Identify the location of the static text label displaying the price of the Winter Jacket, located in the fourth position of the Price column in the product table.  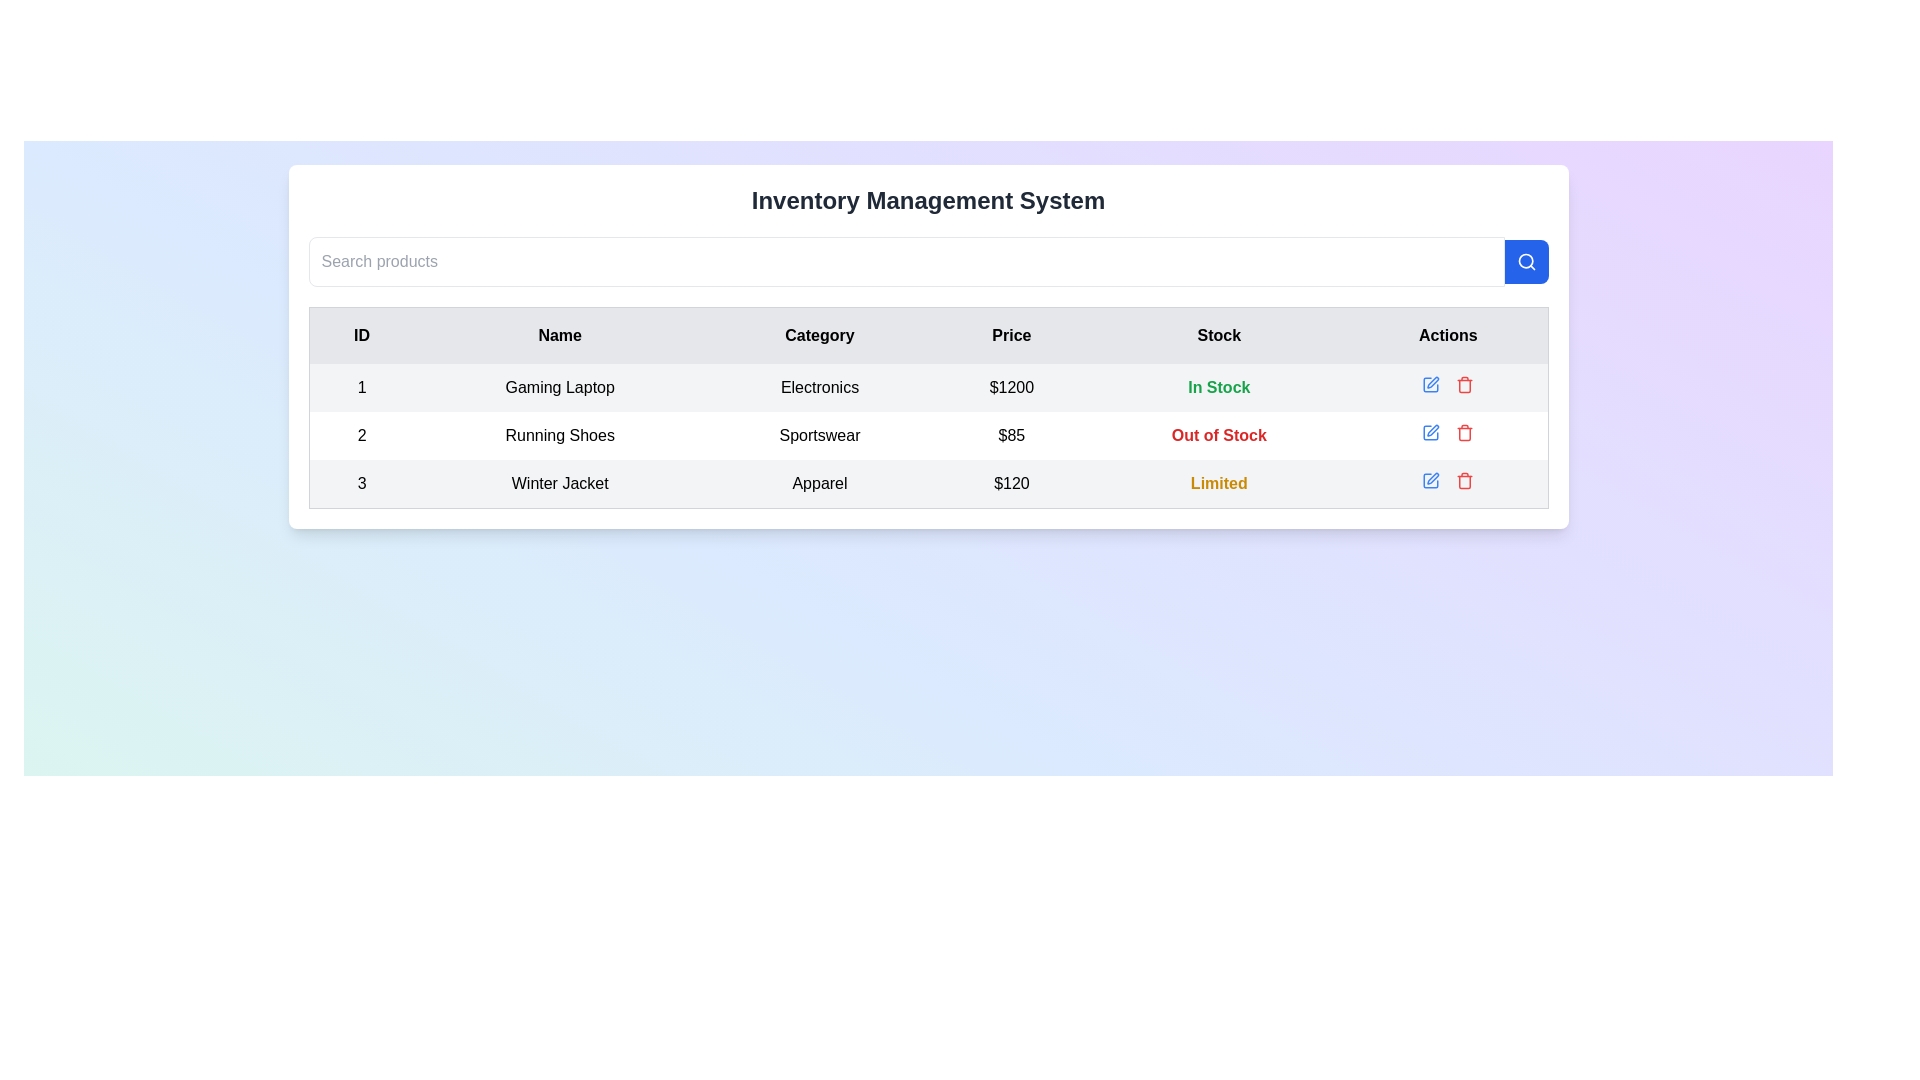
(1011, 484).